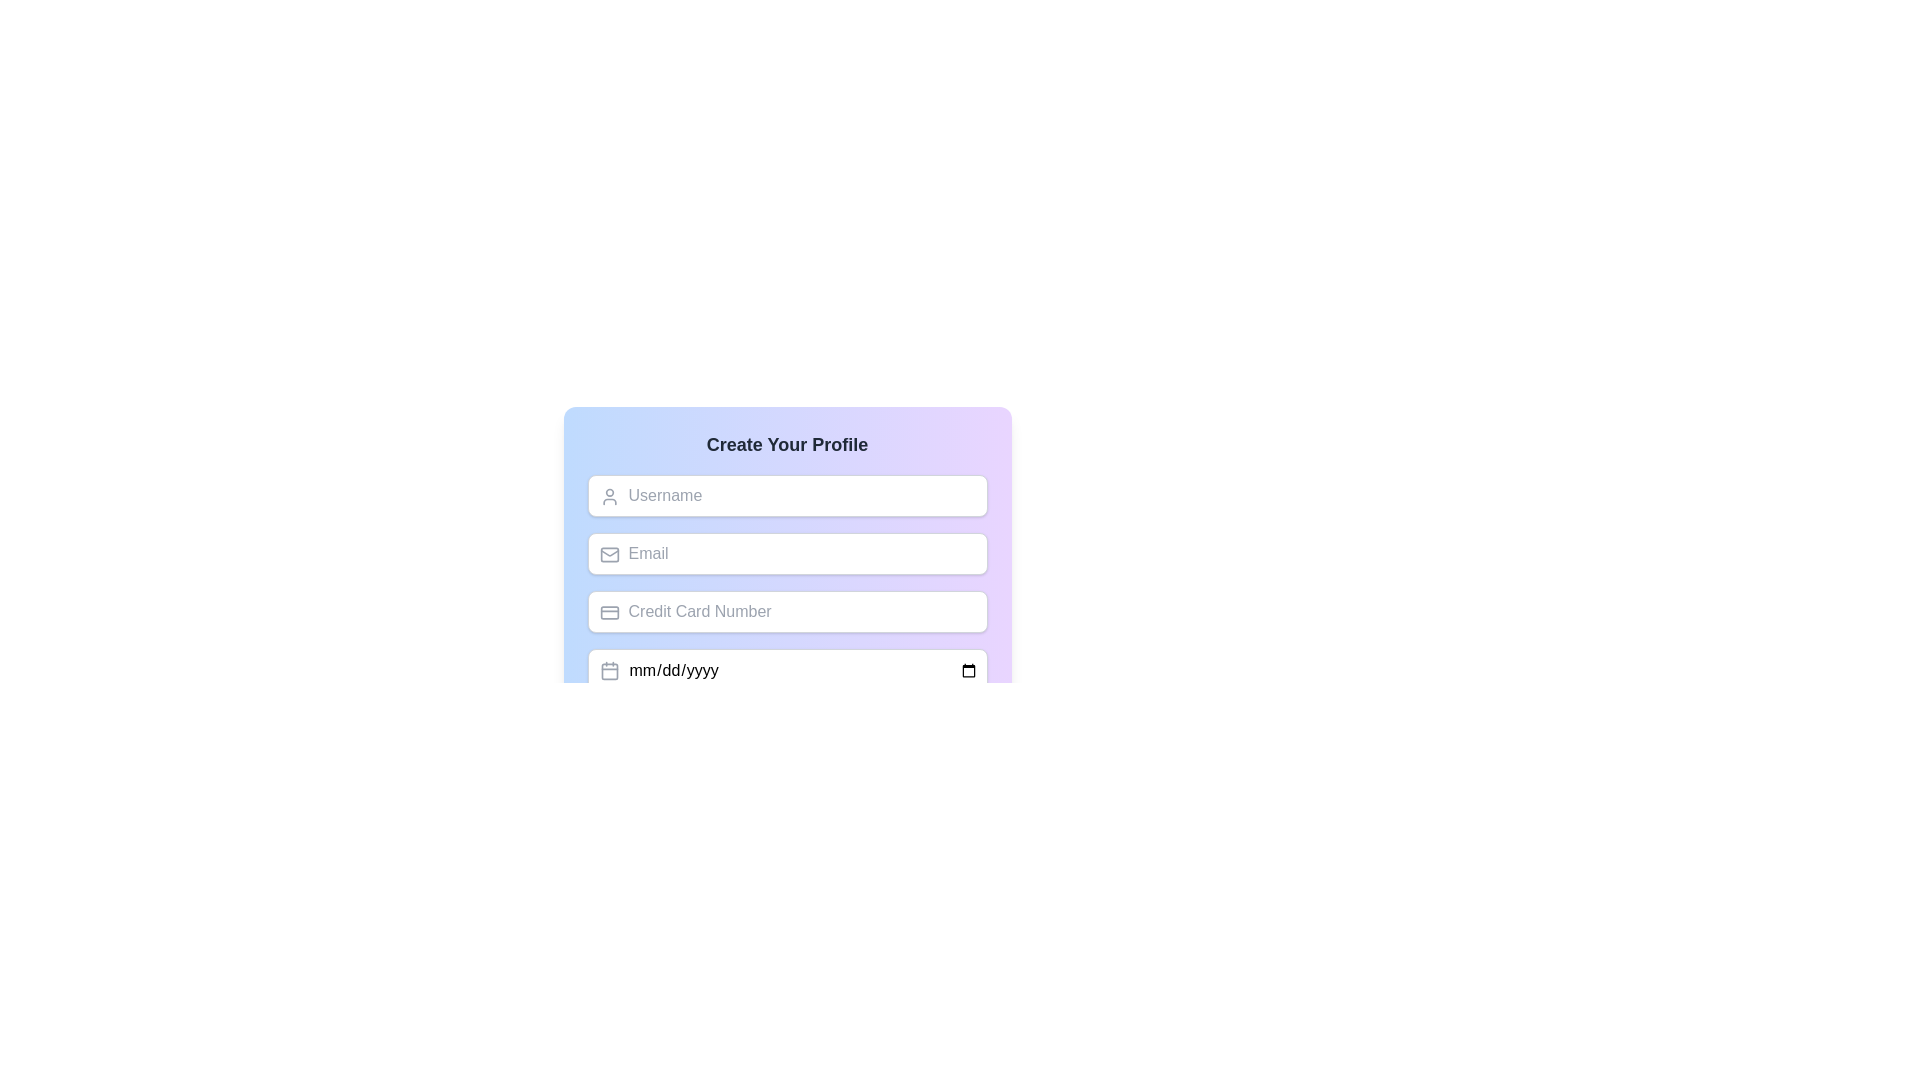 The width and height of the screenshot is (1920, 1080). What do you see at coordinates (608, 671) in the screenshot?
I see `the calendar icon located to the left of the 'mm/dd/yyyy' placeholder text in the date input field by tabbing into it` at bounding box center [608, 671].